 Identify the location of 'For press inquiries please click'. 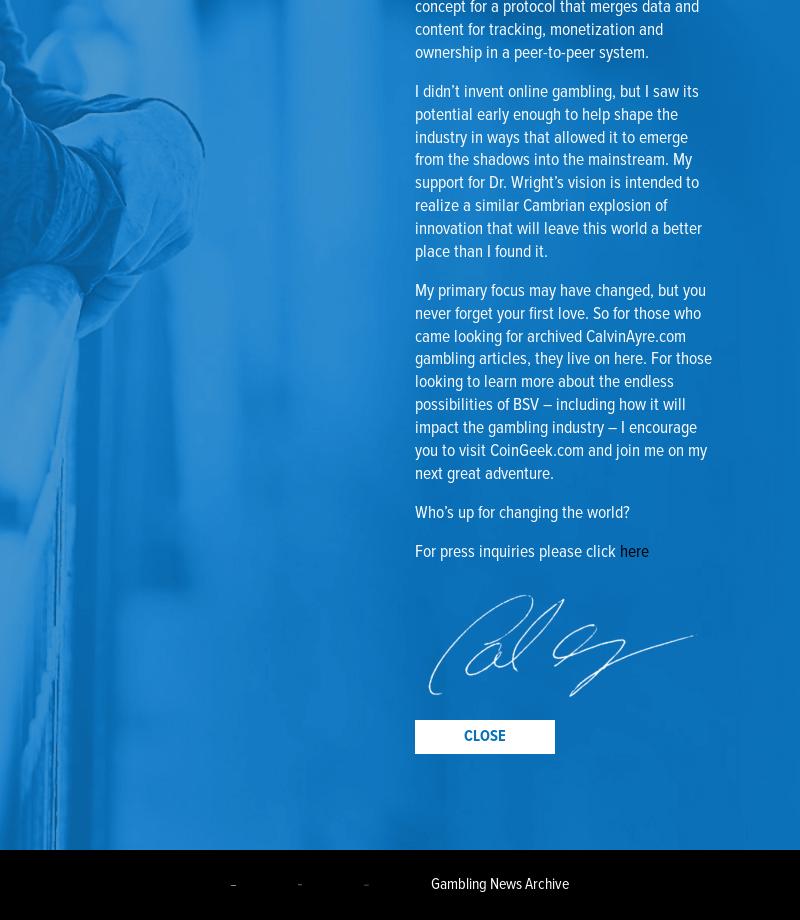
(516, 551).